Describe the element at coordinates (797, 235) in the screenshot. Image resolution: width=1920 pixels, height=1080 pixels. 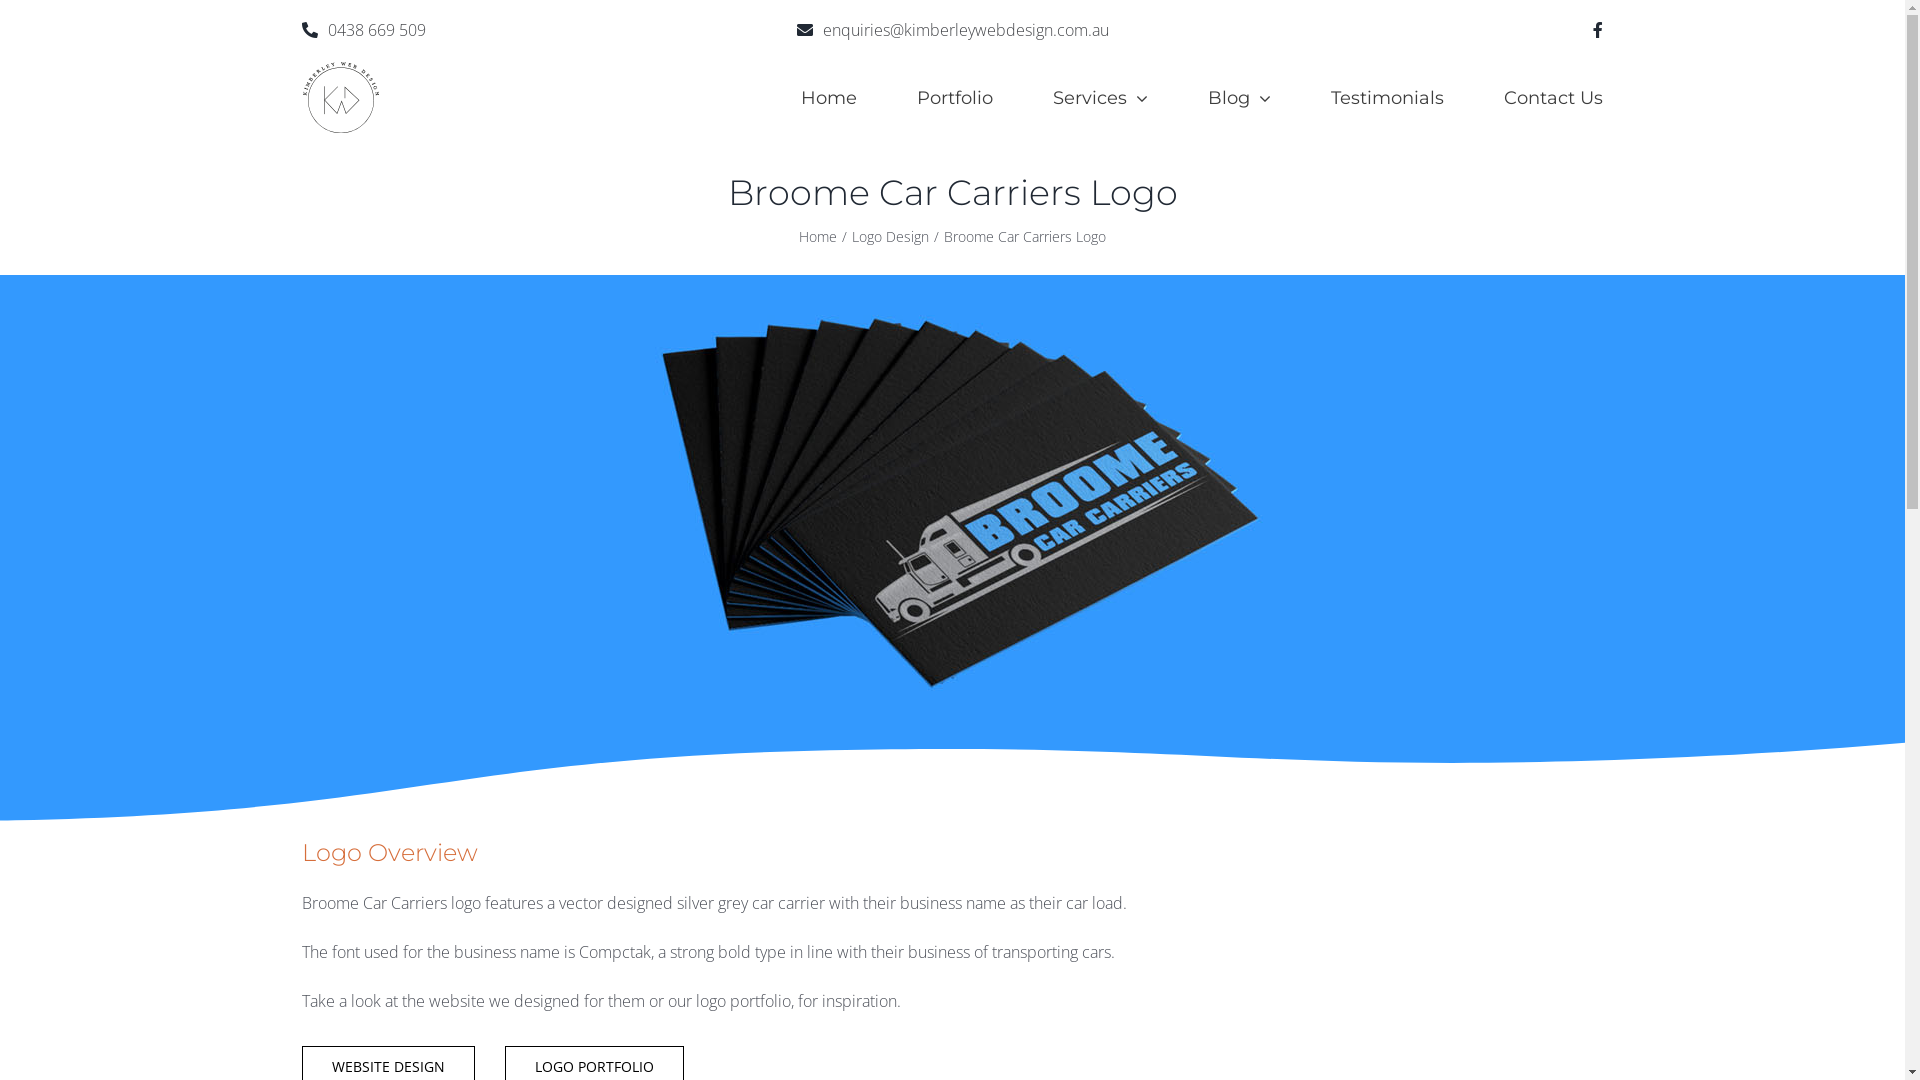
I see `'Home'` at that location.